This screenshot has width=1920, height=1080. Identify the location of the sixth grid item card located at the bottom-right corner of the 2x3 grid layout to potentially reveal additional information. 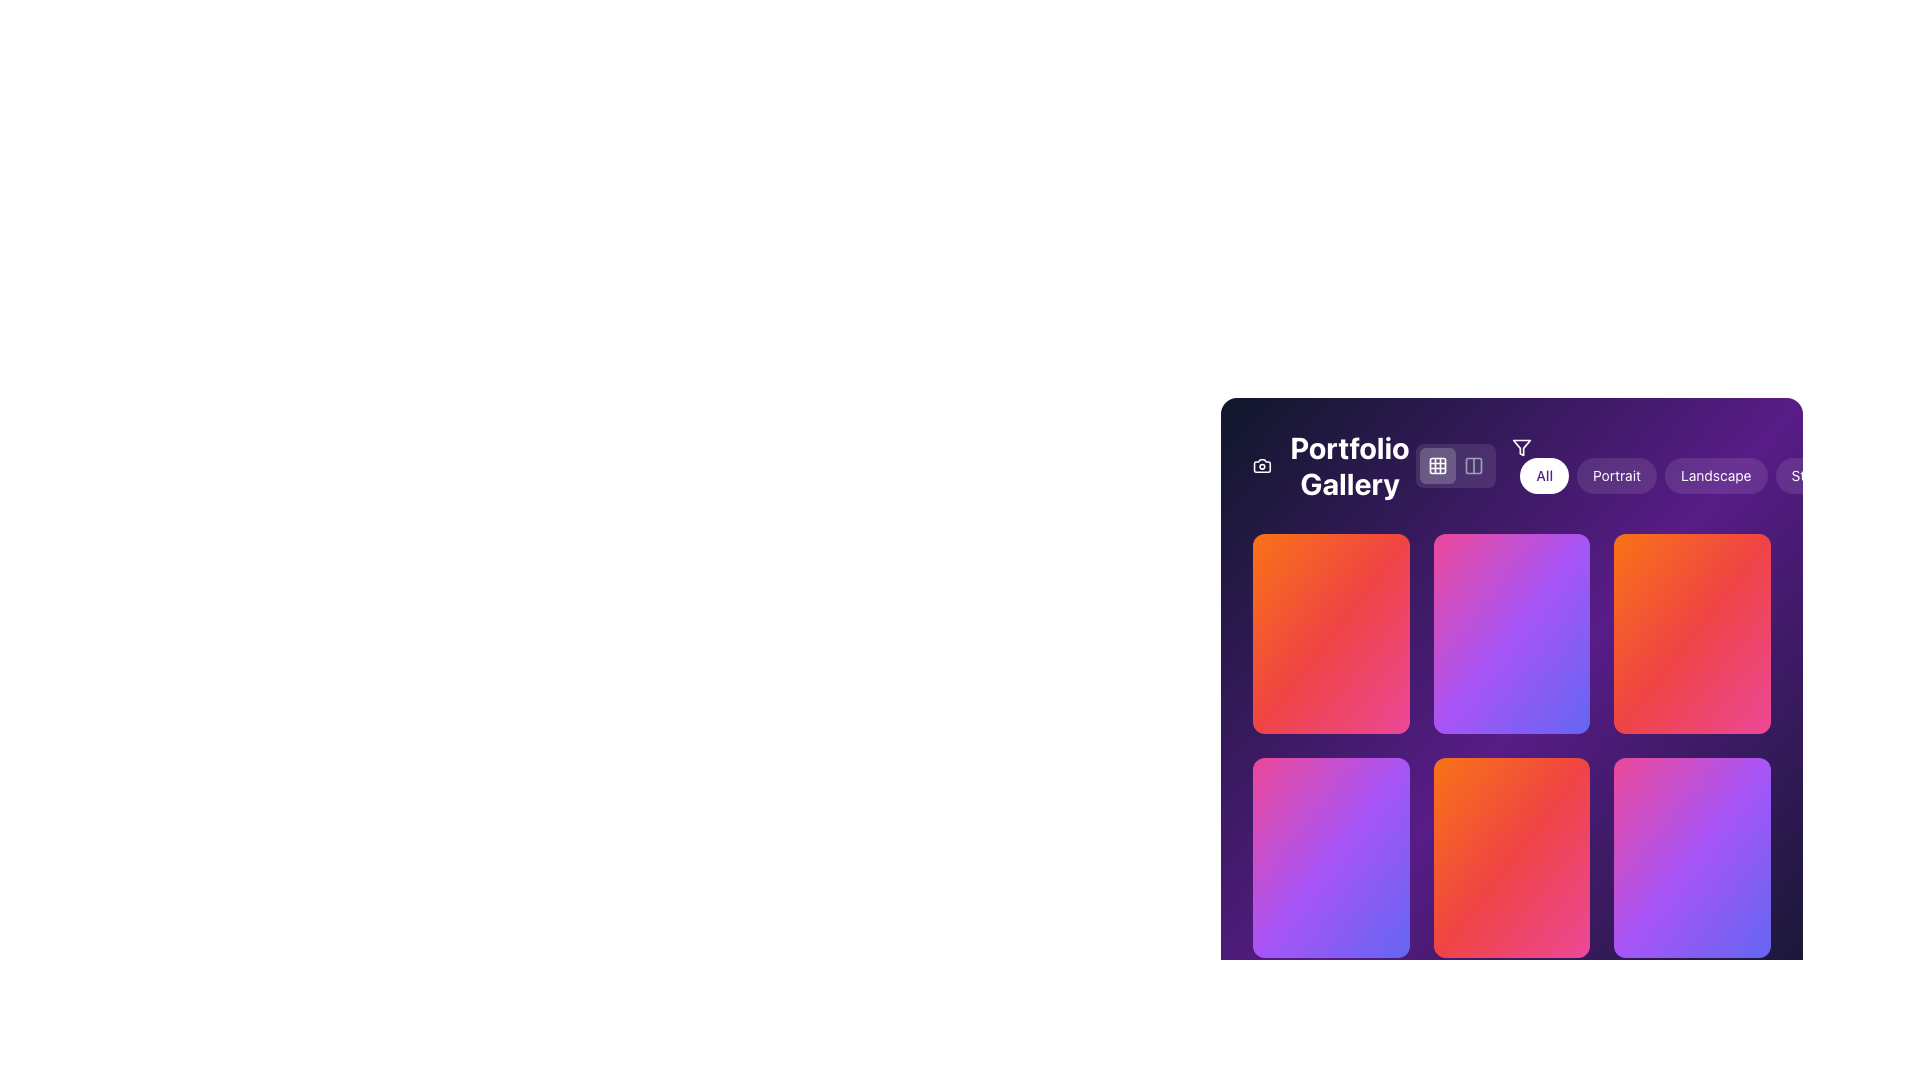
(1691, 856).